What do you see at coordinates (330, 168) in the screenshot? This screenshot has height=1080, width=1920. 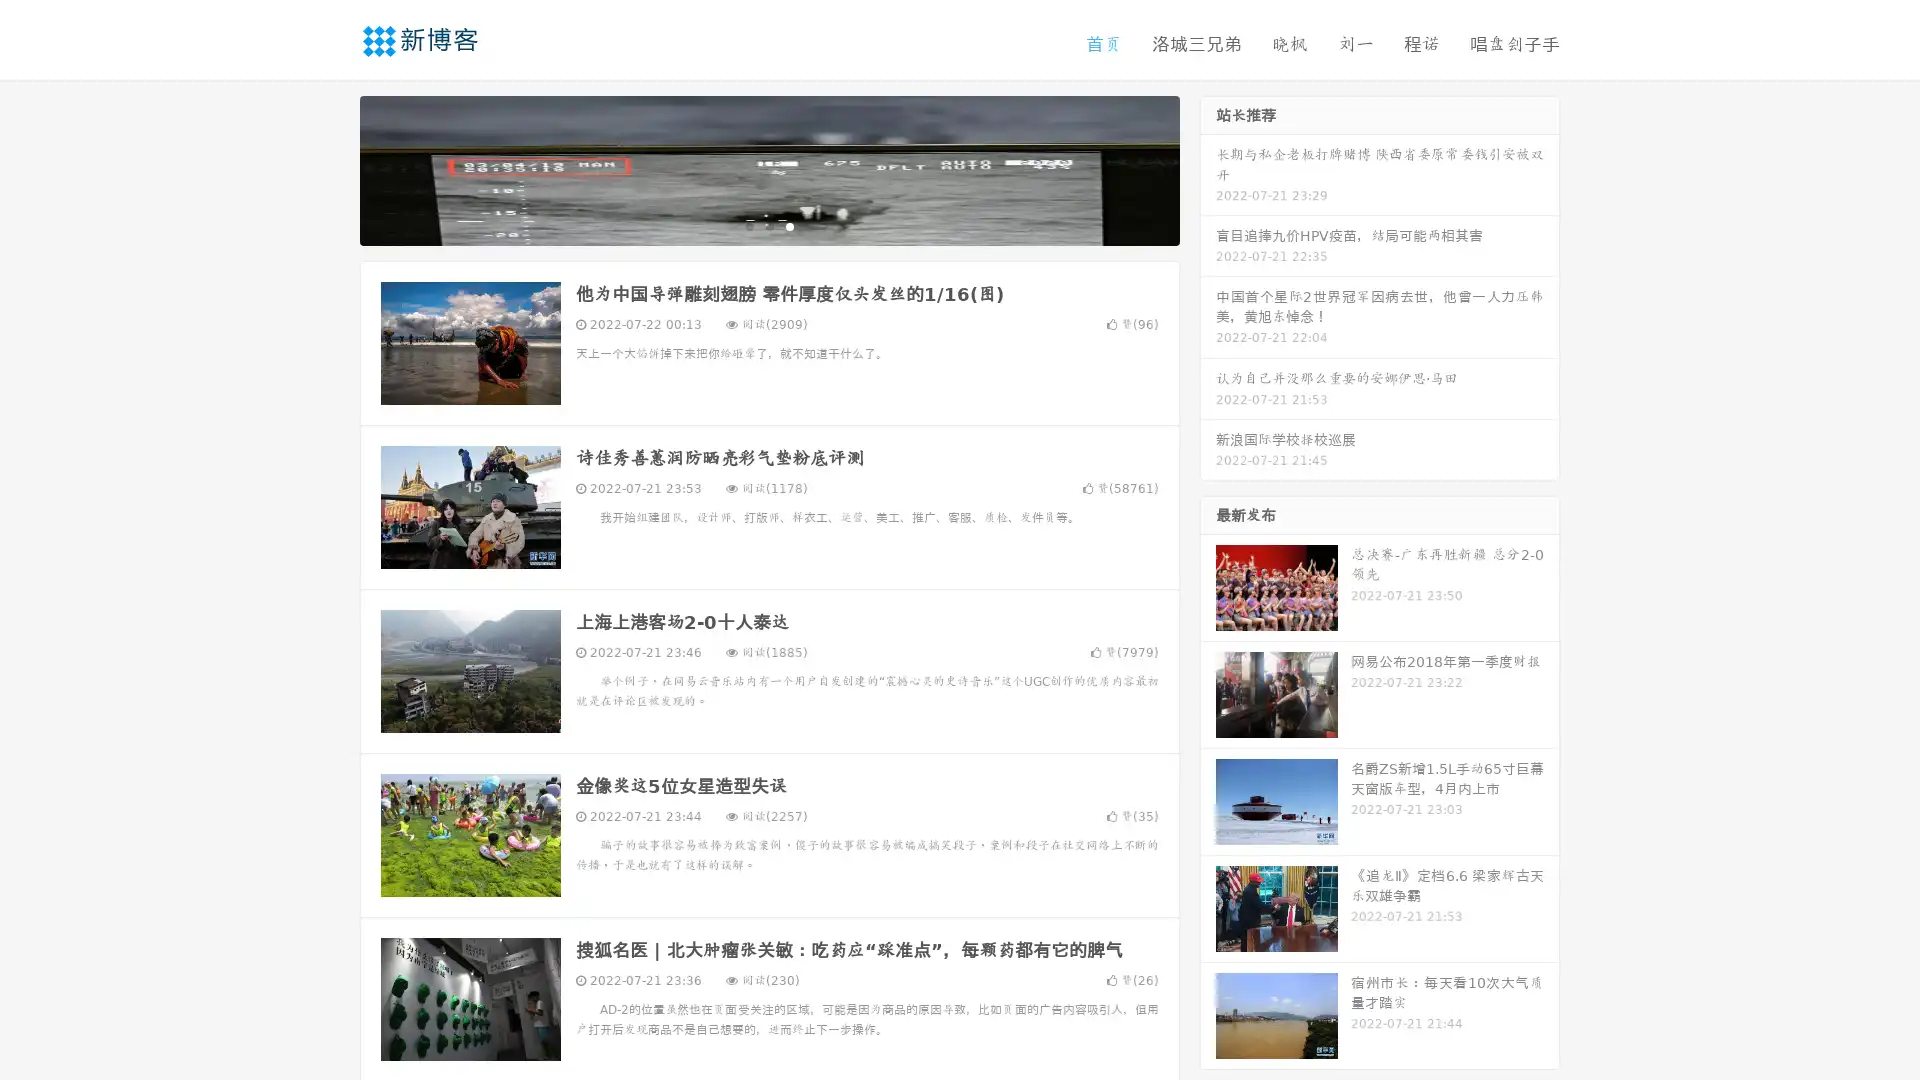 I see `Previous slide` at bounding box center [330, 168].